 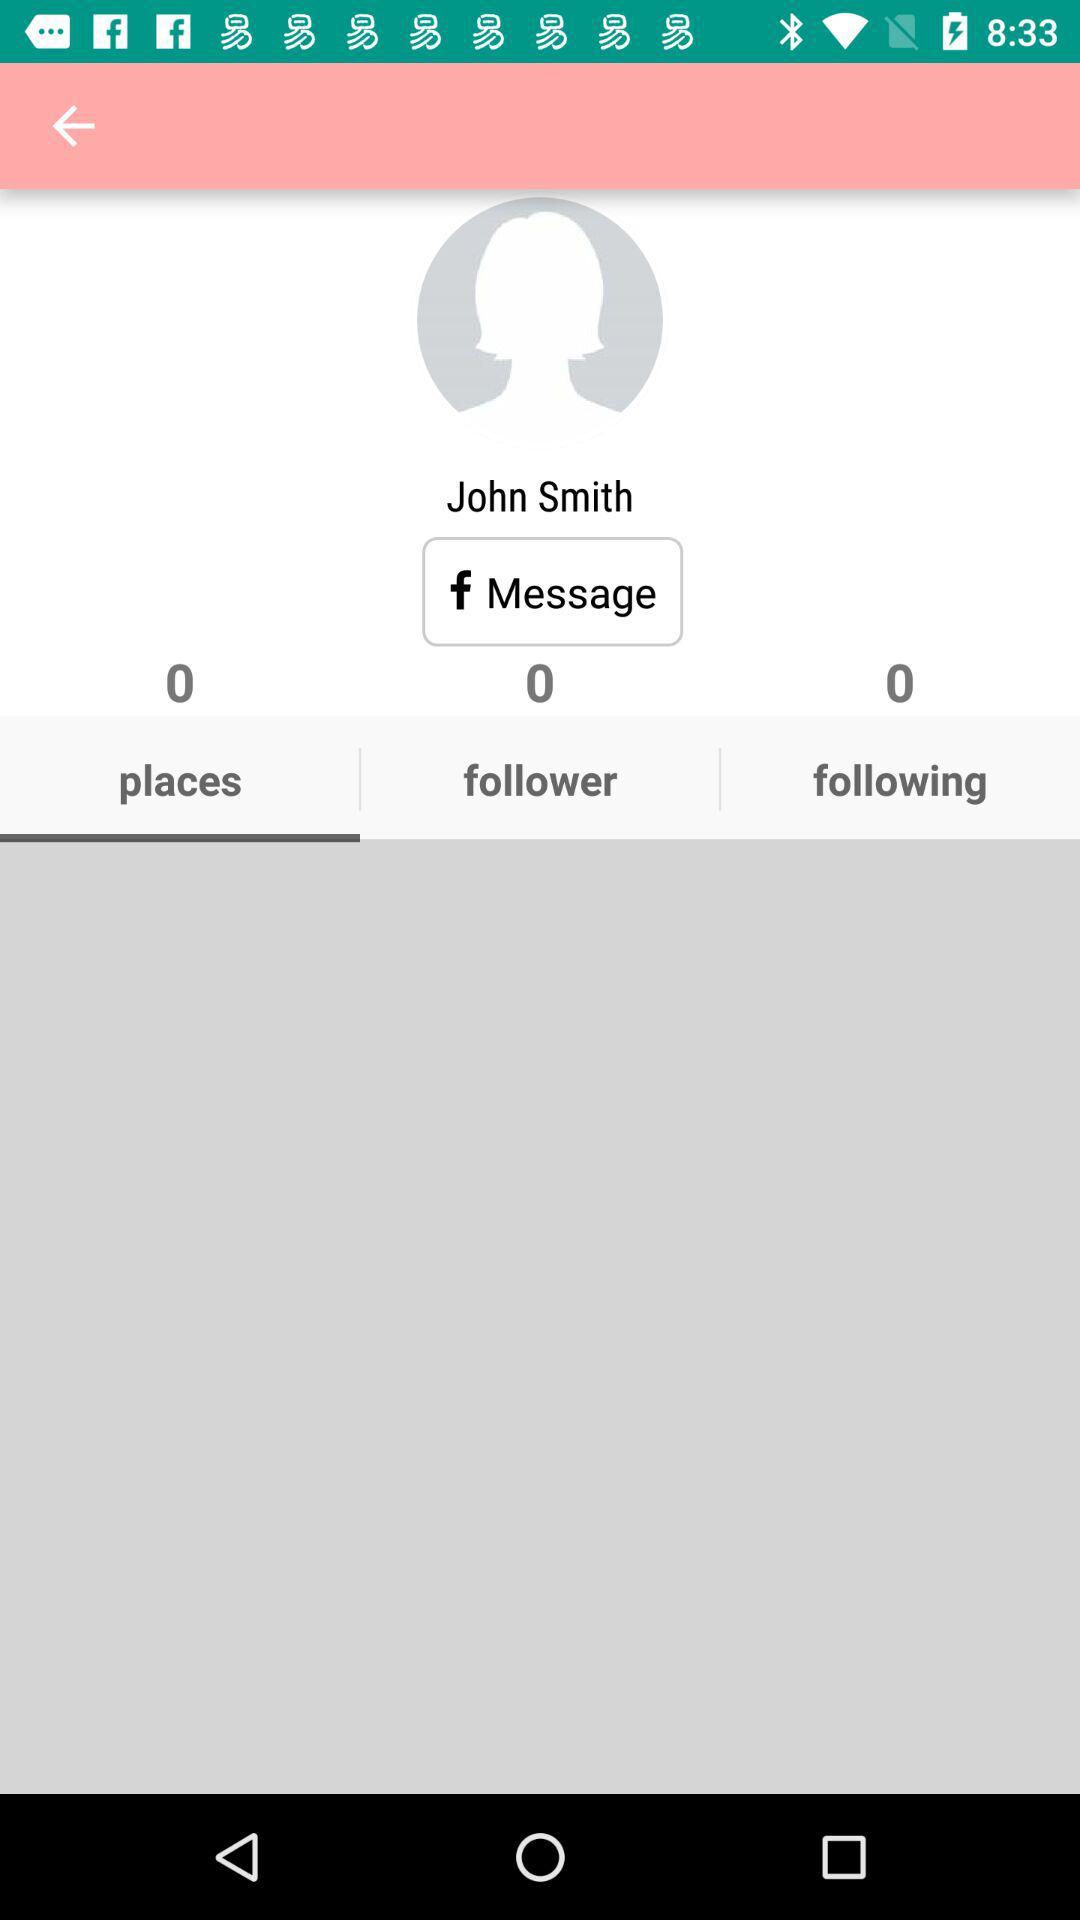 I want to click on the following icon, so click(x=898, y=778).